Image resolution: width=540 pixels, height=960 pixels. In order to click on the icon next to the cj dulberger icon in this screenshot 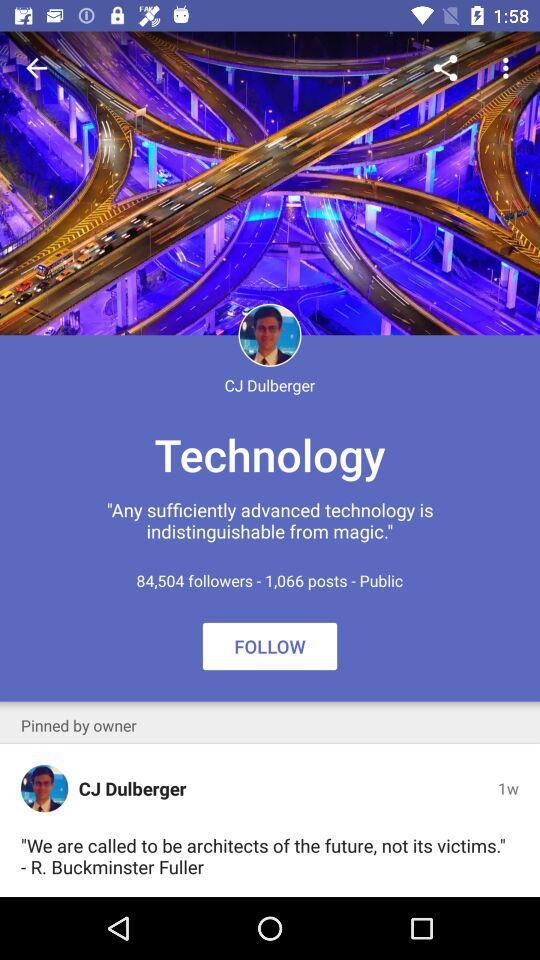, I will do `click(44, 788)`.